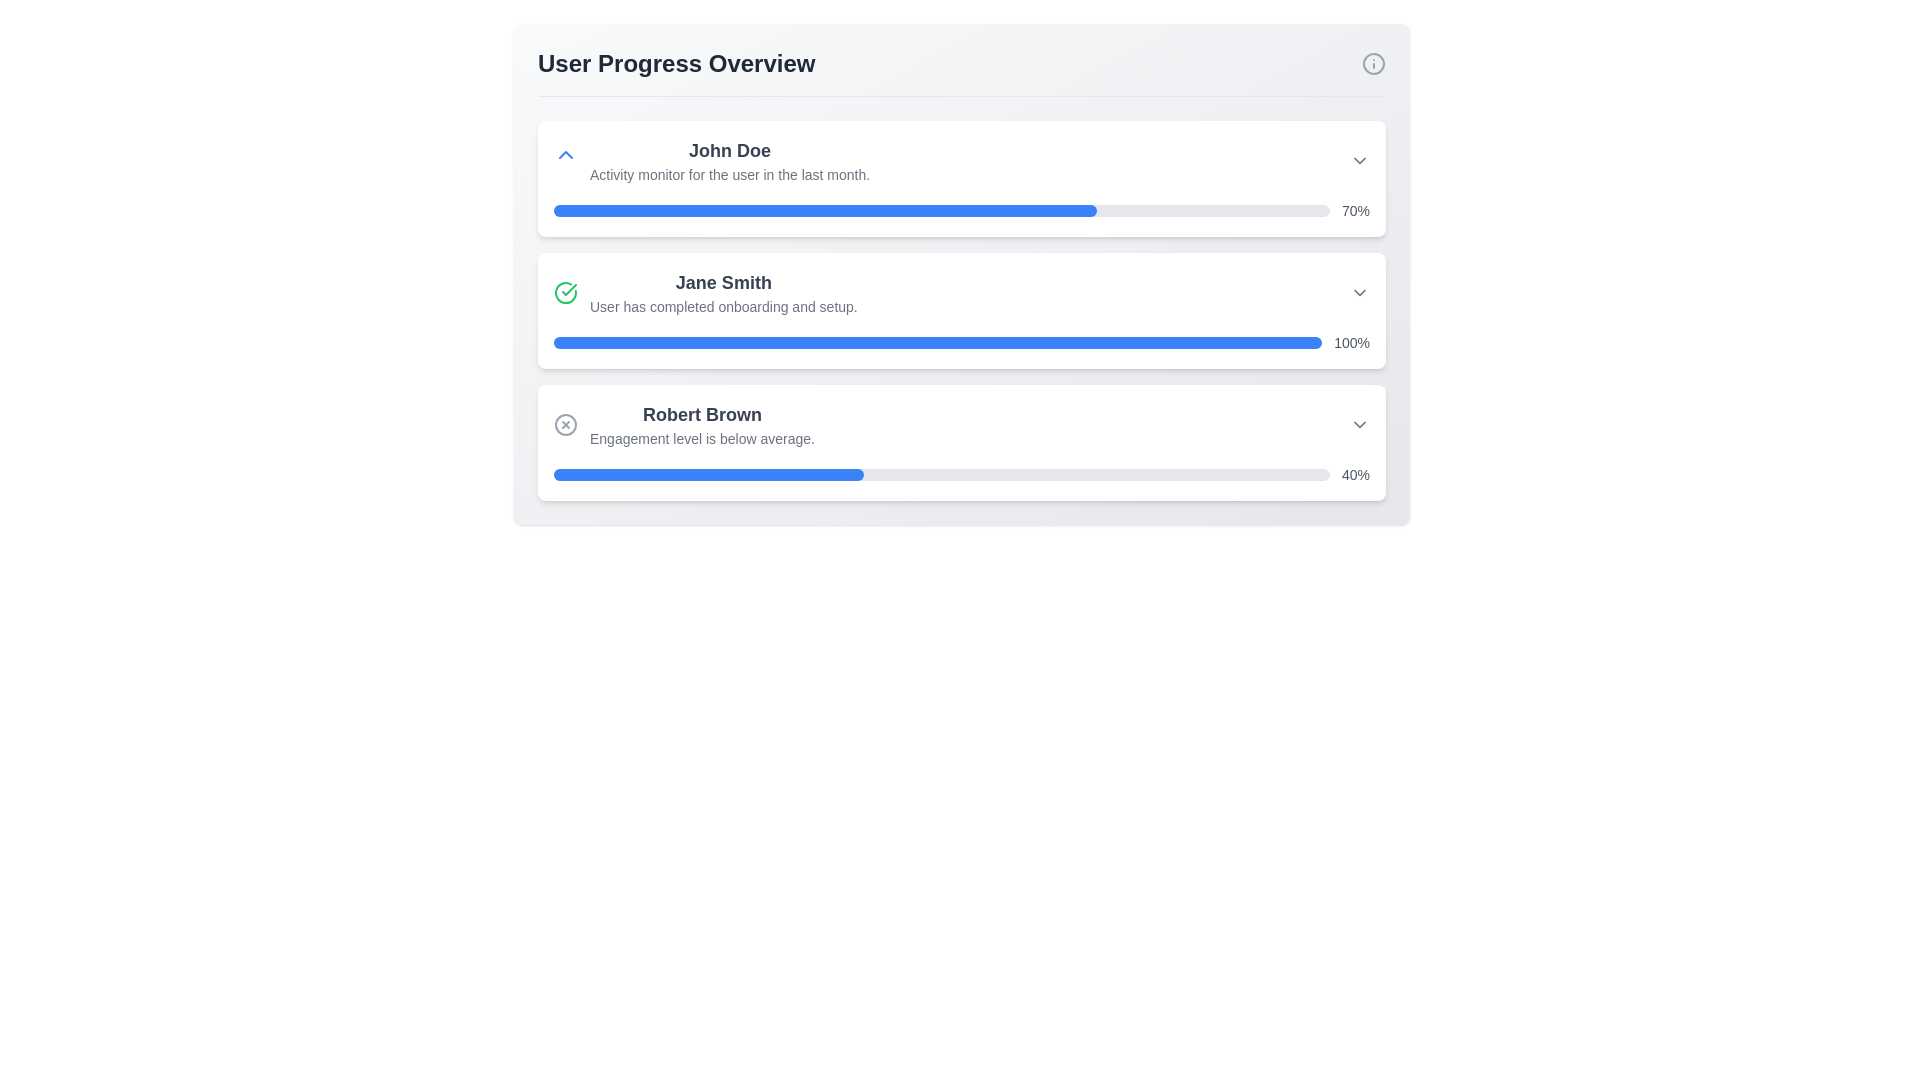 This screenshot has width=1920, height=1080. What do you see at coordinates (1372, 63) in the screenshot?
I see `the informational SVG icon with an 'i' in the middle, located at the far right end of the 'User Progress Overview' header` at bounding box center [1372, 63].